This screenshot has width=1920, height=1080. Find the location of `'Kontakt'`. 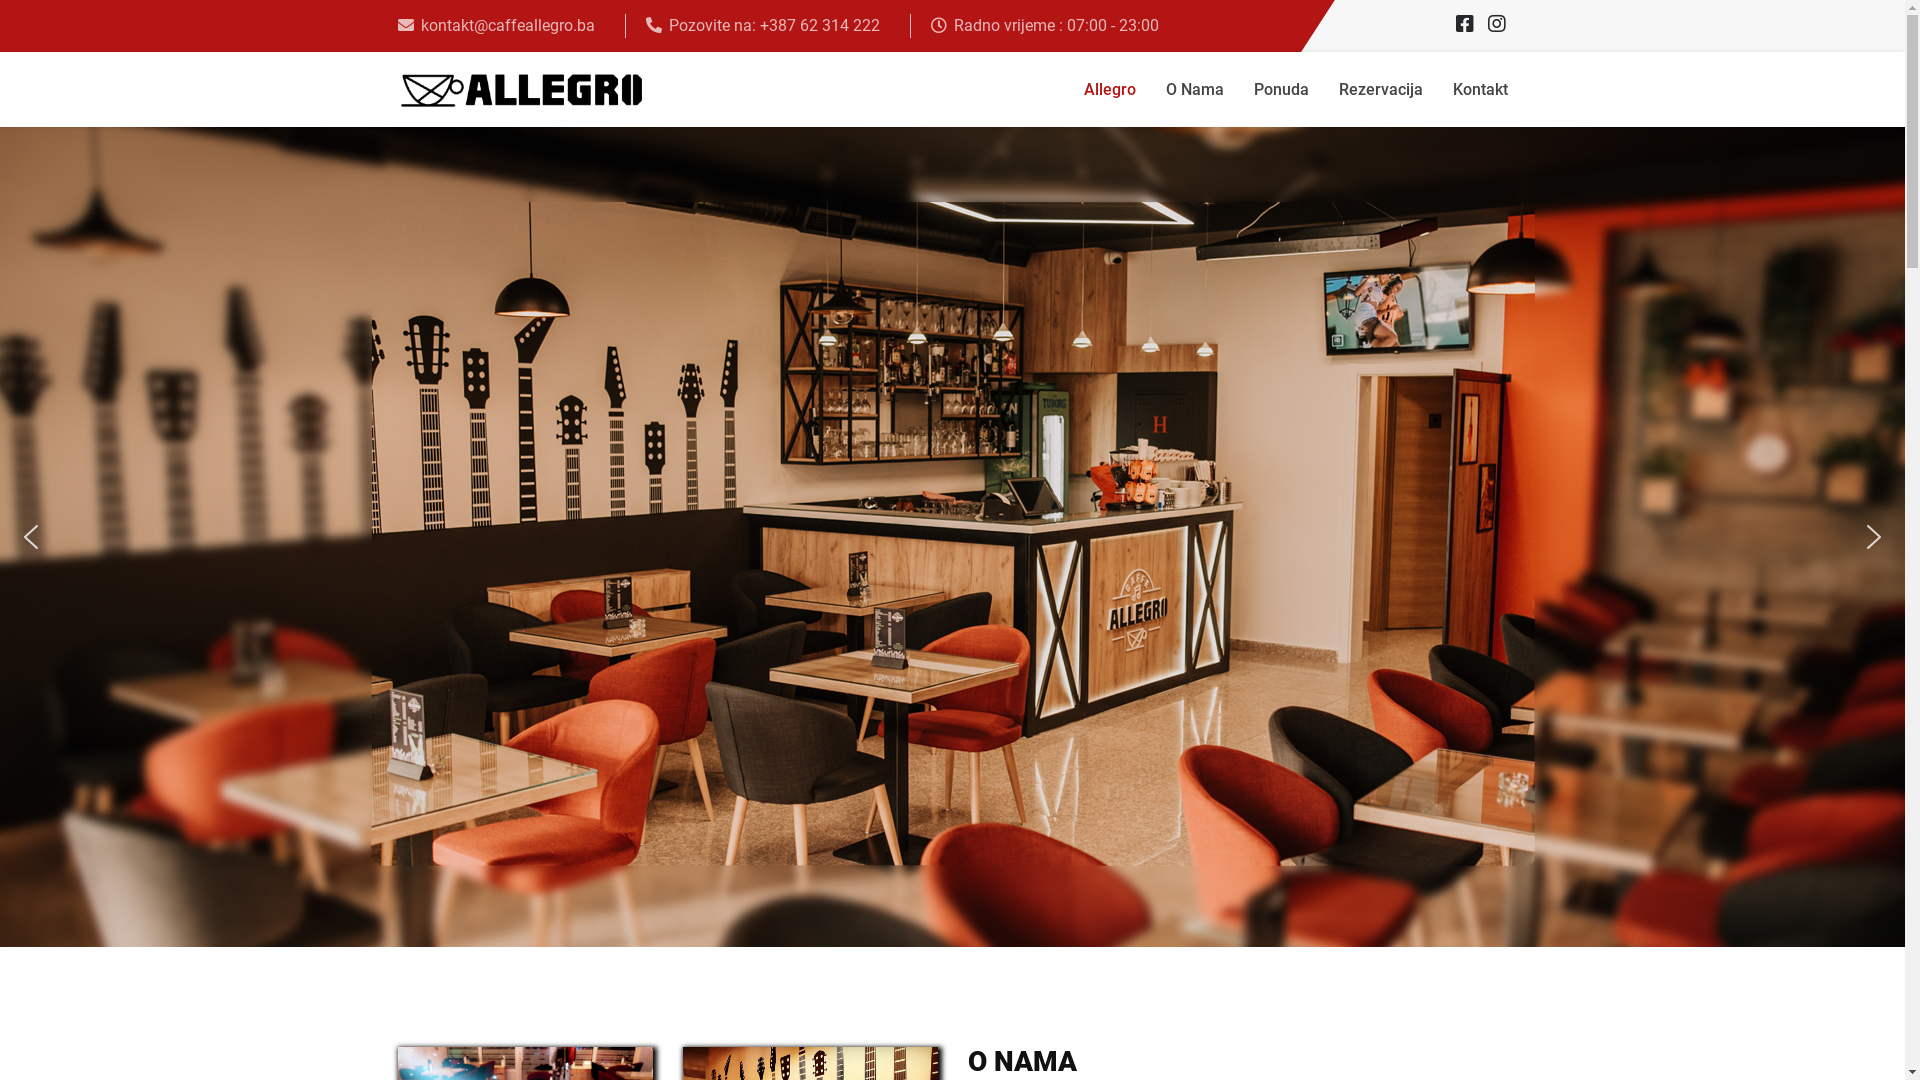

'Kontakt' is located at coordinates (1480, 88).